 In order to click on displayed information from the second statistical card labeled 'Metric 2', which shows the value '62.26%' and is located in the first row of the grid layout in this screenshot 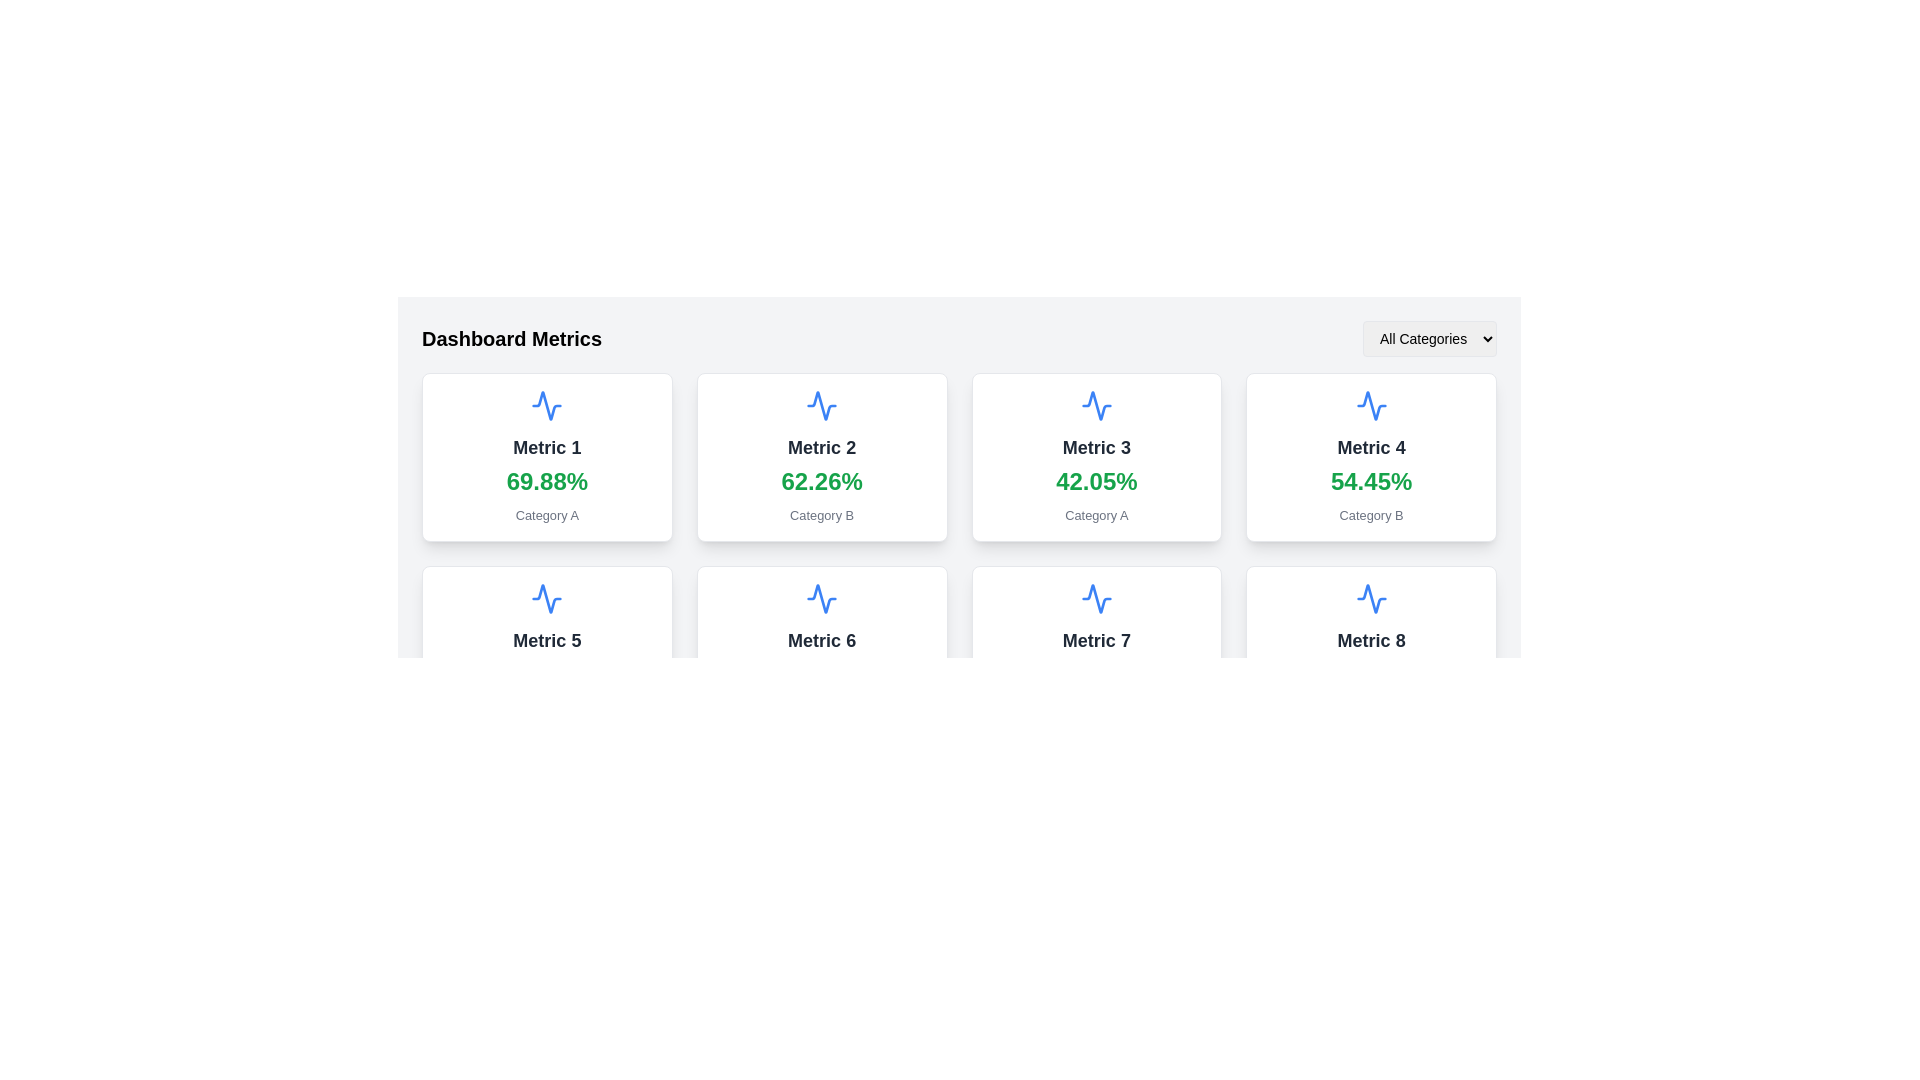, I will do `click(822, 457)`.